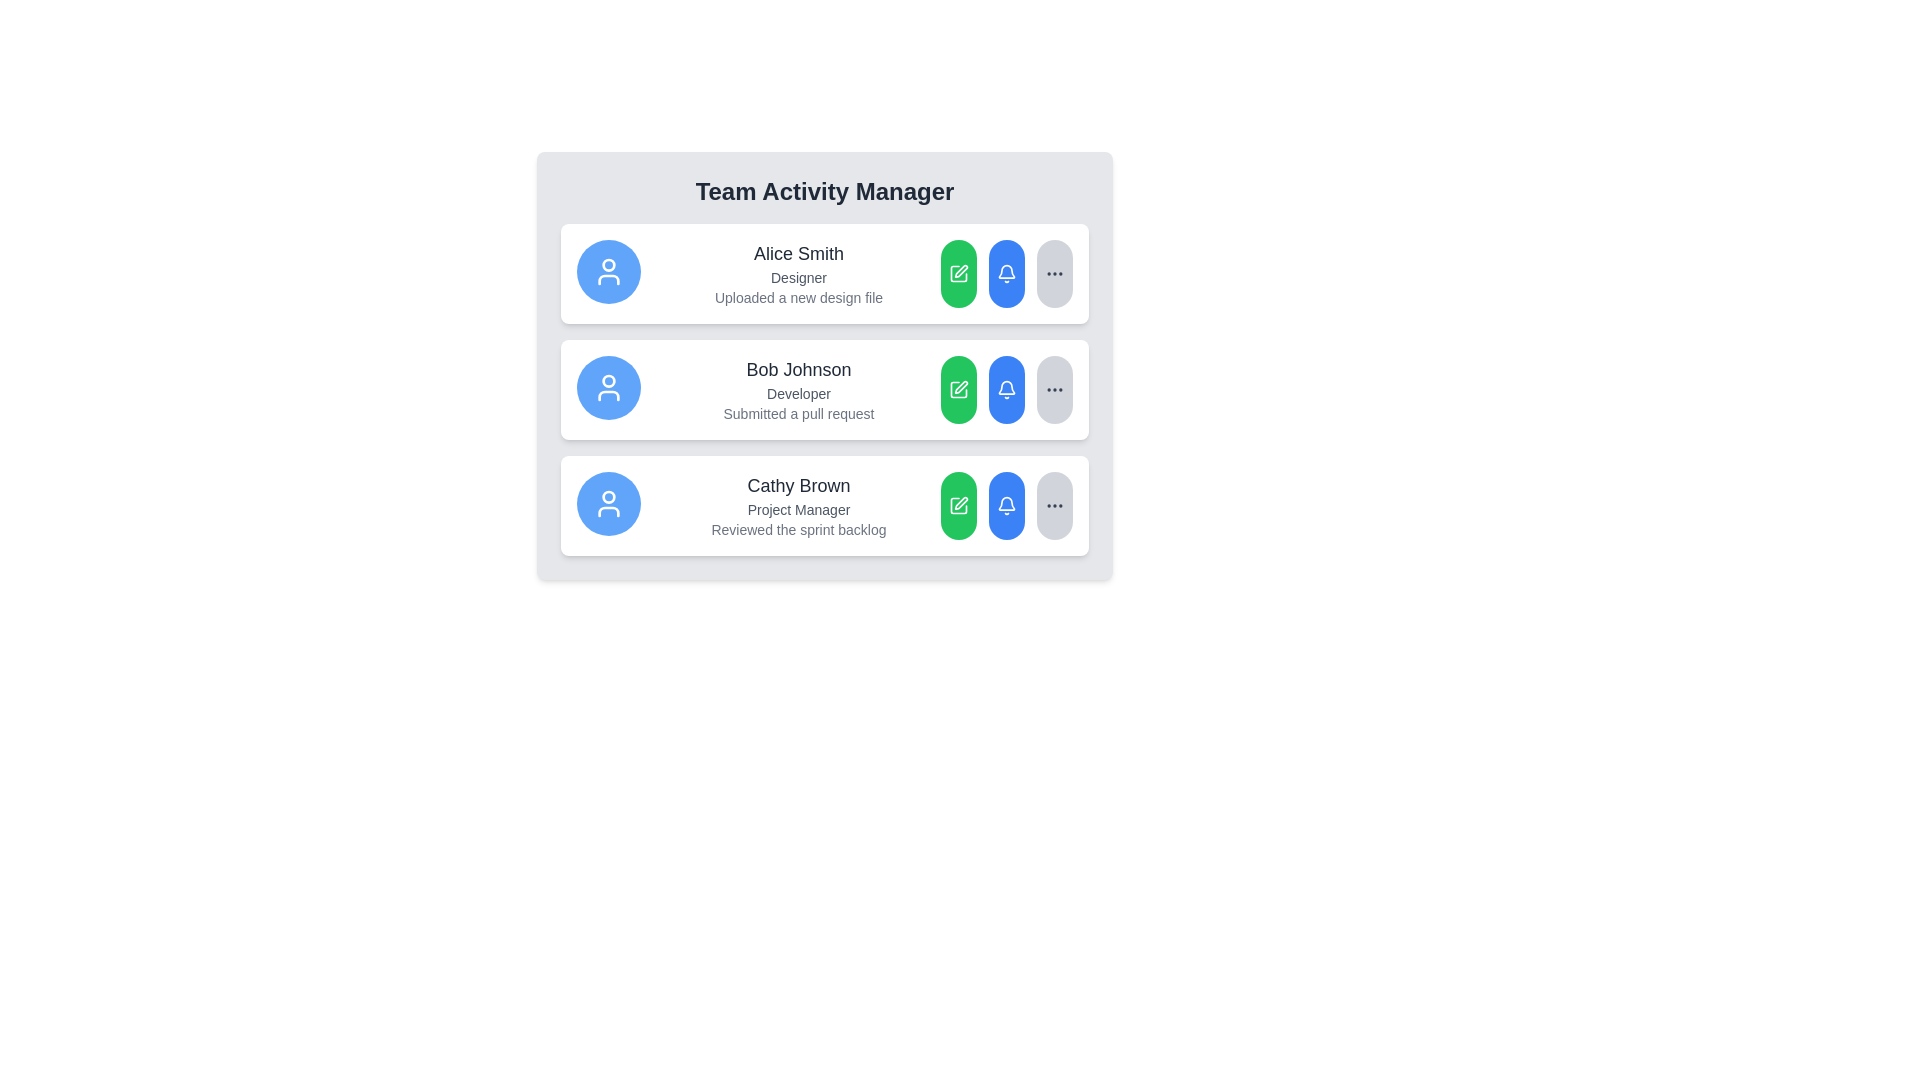 This screenshot has width=1920, height=1080. What do you see at coordinates (608, 388) in the screenshot?
I see `the circular blue Avatar/Icon containing a white user symbol, positioned to the left of 'Bob Johnson' in the second entry of the list` at bounding box center [608, 388].